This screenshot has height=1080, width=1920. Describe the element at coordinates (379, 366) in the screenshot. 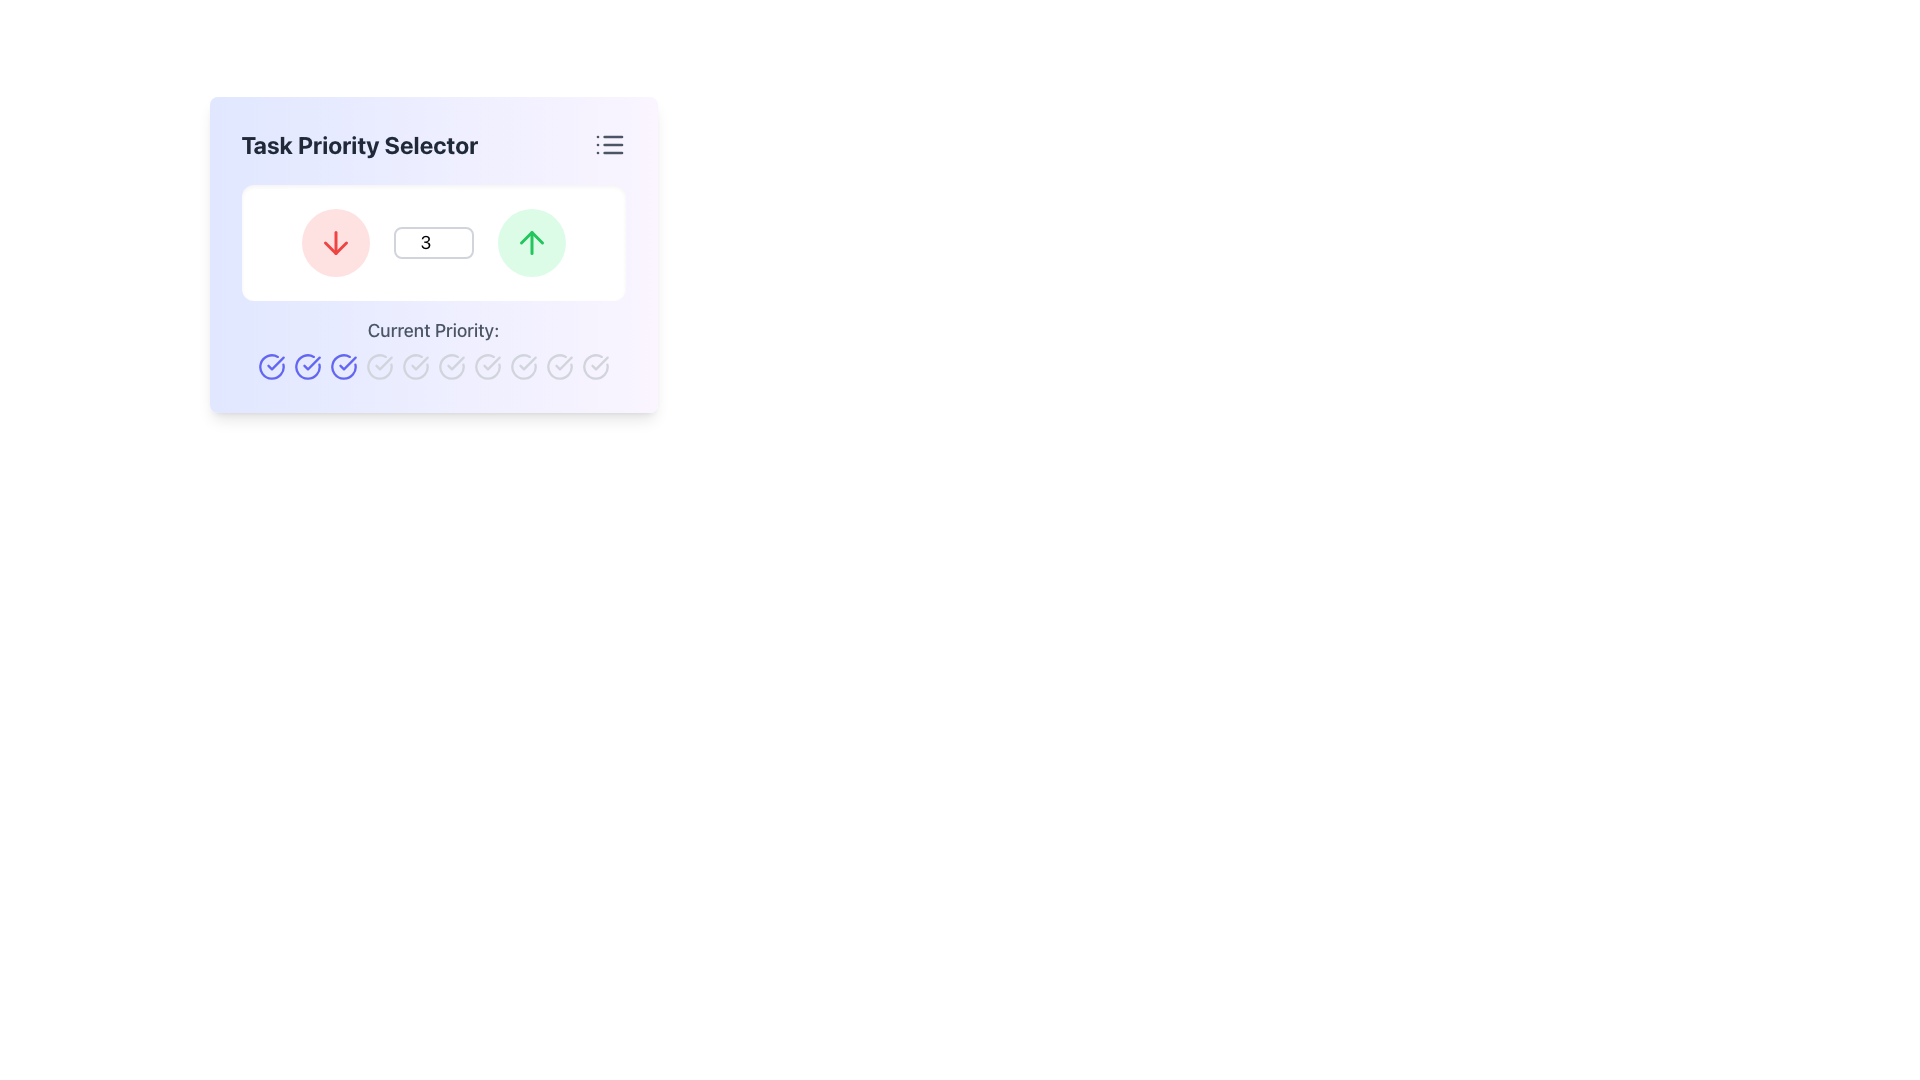

I see `the fourth circular icon in the 'Current Priority' section, which represents a specific priority state in the task priority selection interface` at that location.